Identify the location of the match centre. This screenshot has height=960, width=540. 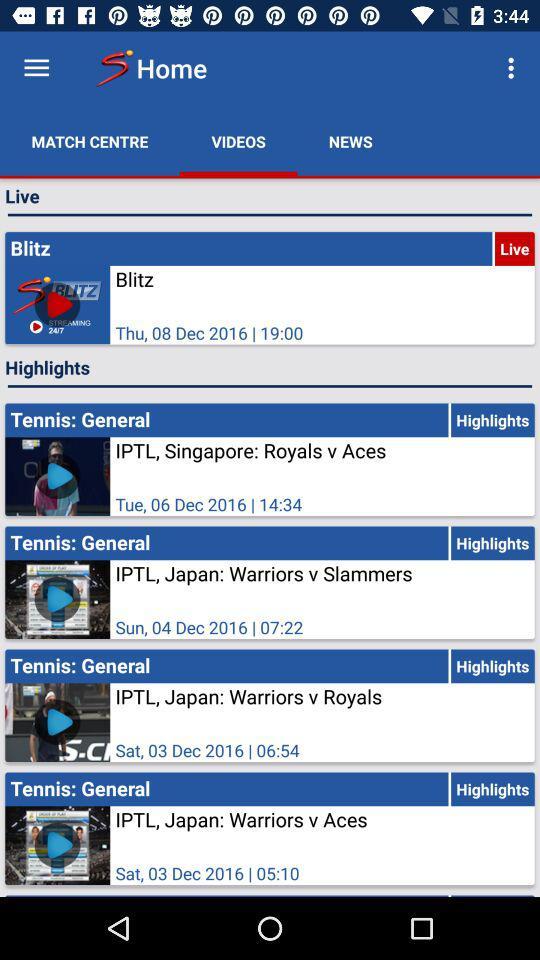
(89, 140).